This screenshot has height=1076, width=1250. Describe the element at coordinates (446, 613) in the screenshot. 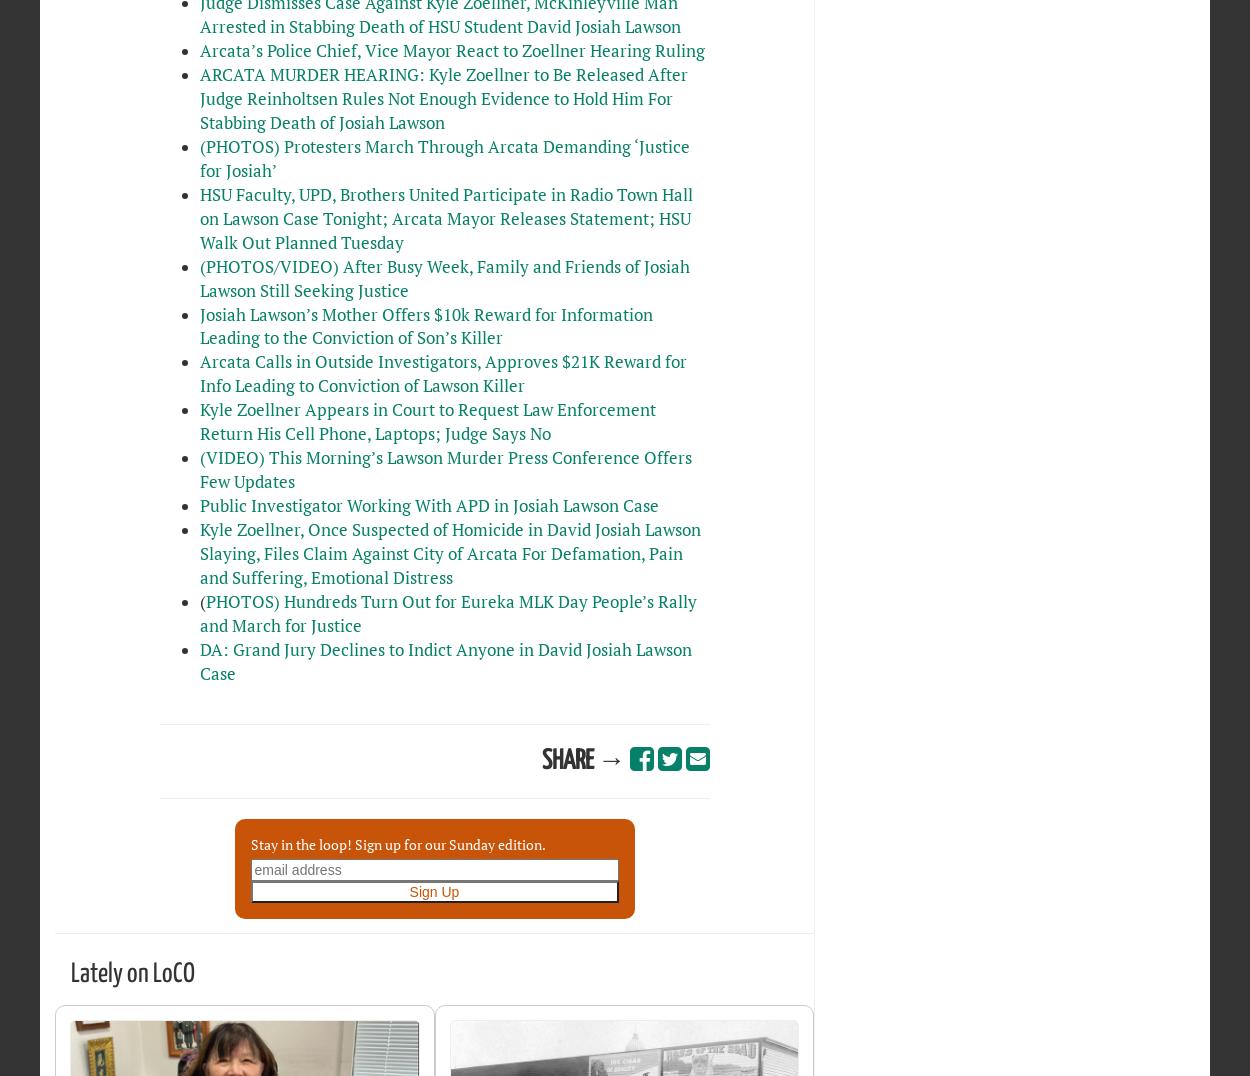

I see `'PHOTOS) Hundreds Turn Out for Eureka MLK Day People’s Rally and March for Justice'` at that location.